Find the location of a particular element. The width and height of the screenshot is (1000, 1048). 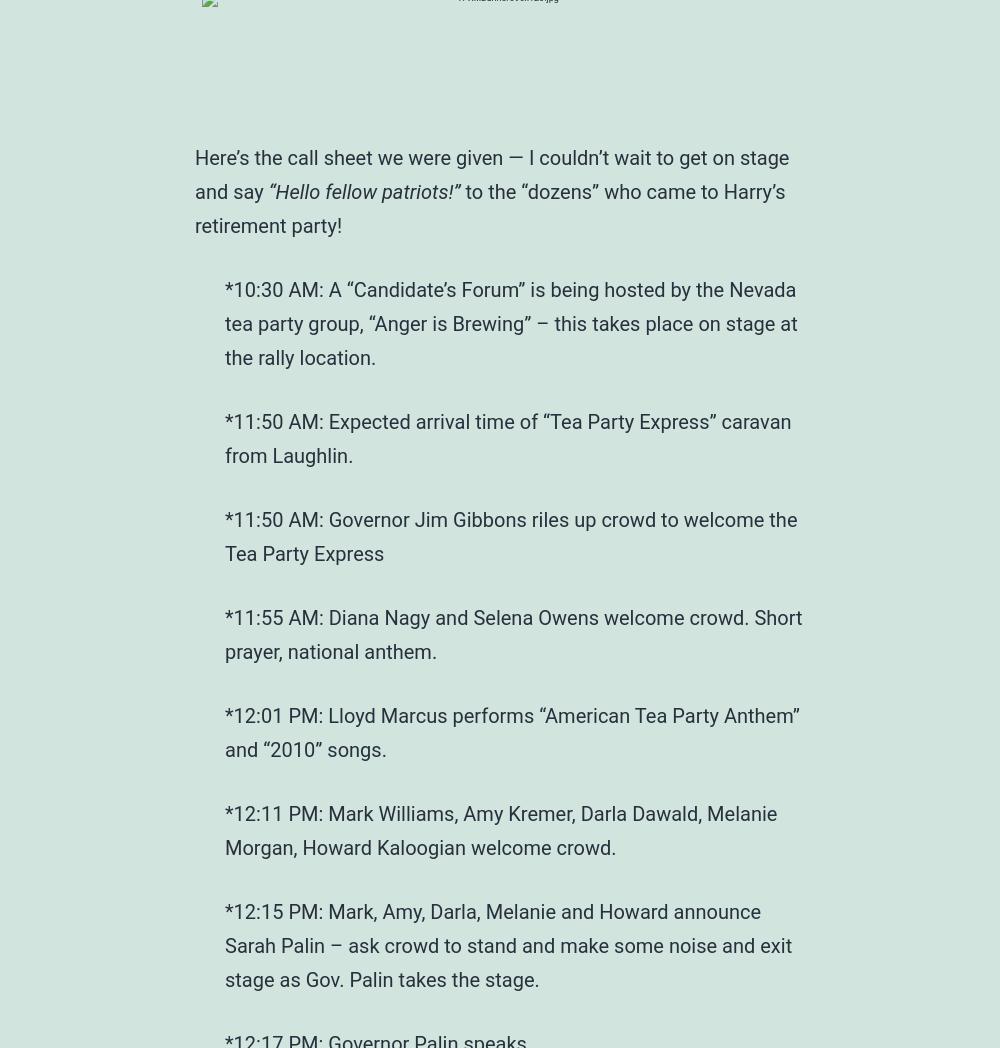

'*10:30 AM: A “Candidate’s Forum” is being hosted by the Nevada tea party group, “Anger is Brewing” – this takes place on stage at the rally location.' is located at coordinates (224, 322).